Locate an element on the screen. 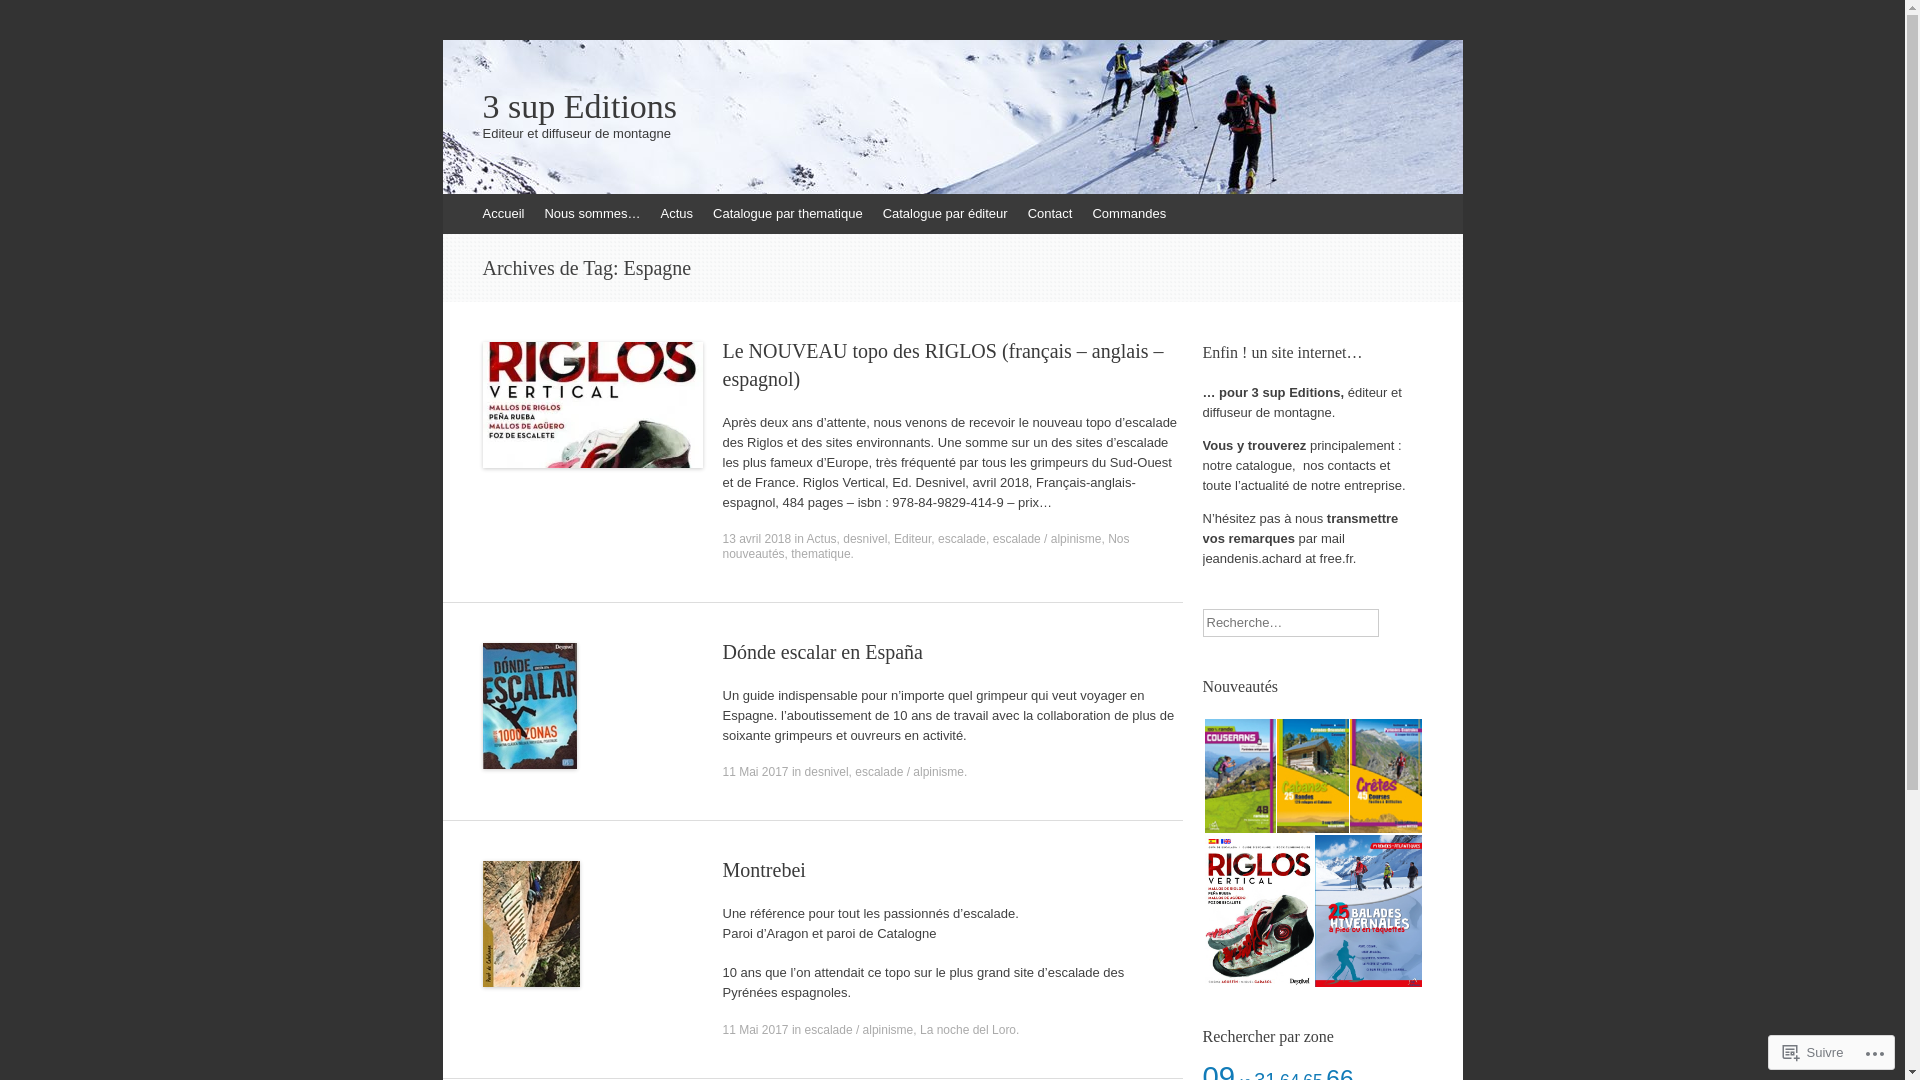  'Suivre' is located at coordinates (1775, 1051).